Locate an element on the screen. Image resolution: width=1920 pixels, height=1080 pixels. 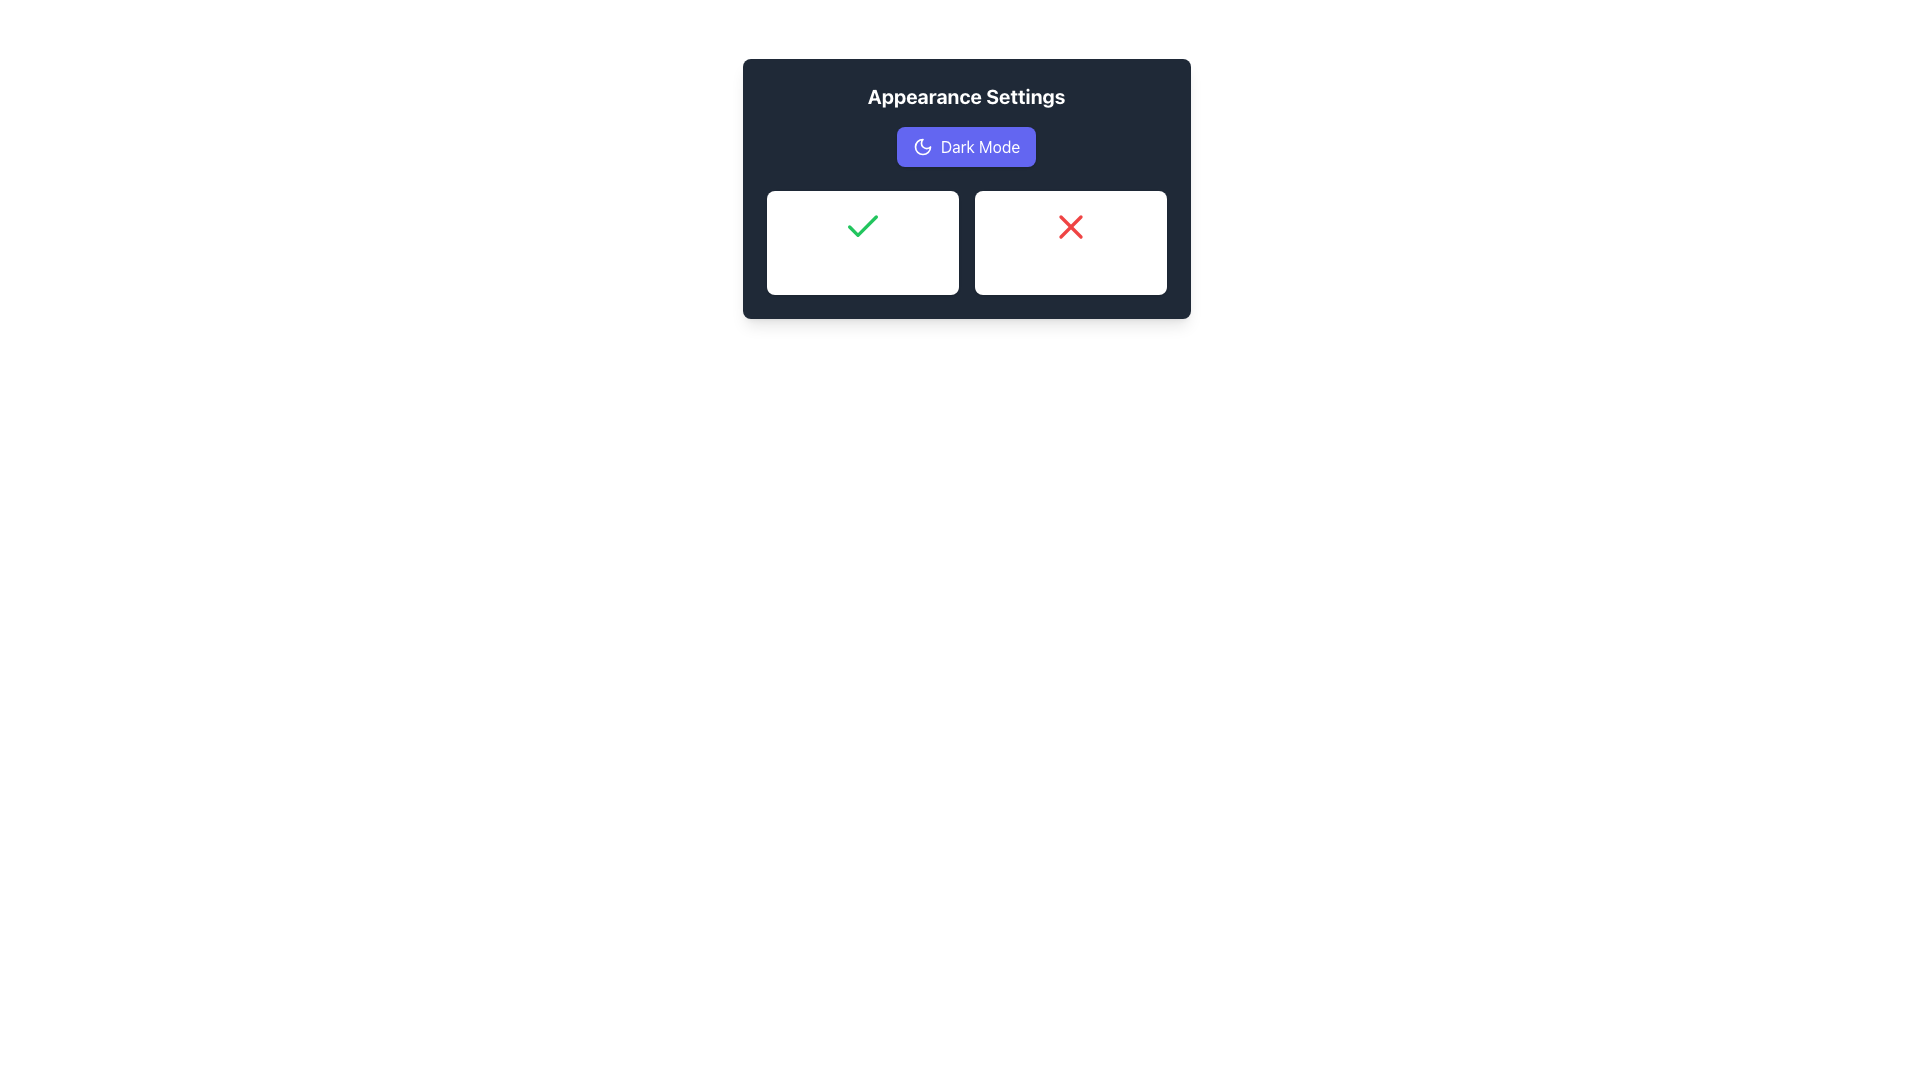
the toggle button for 'Dark Mode' located is located at coordinates (966, 145).